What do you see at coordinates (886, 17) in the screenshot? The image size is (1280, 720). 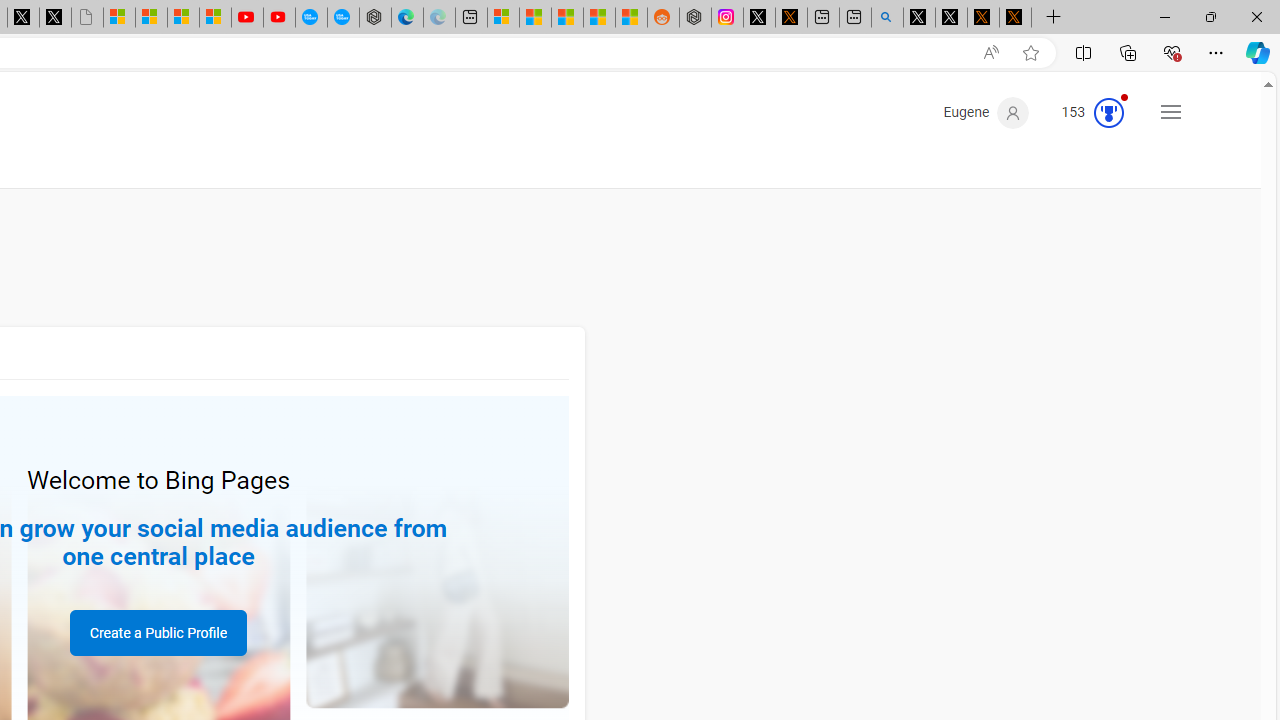 I see `'github - Search'` at bounding box center [886, 17].